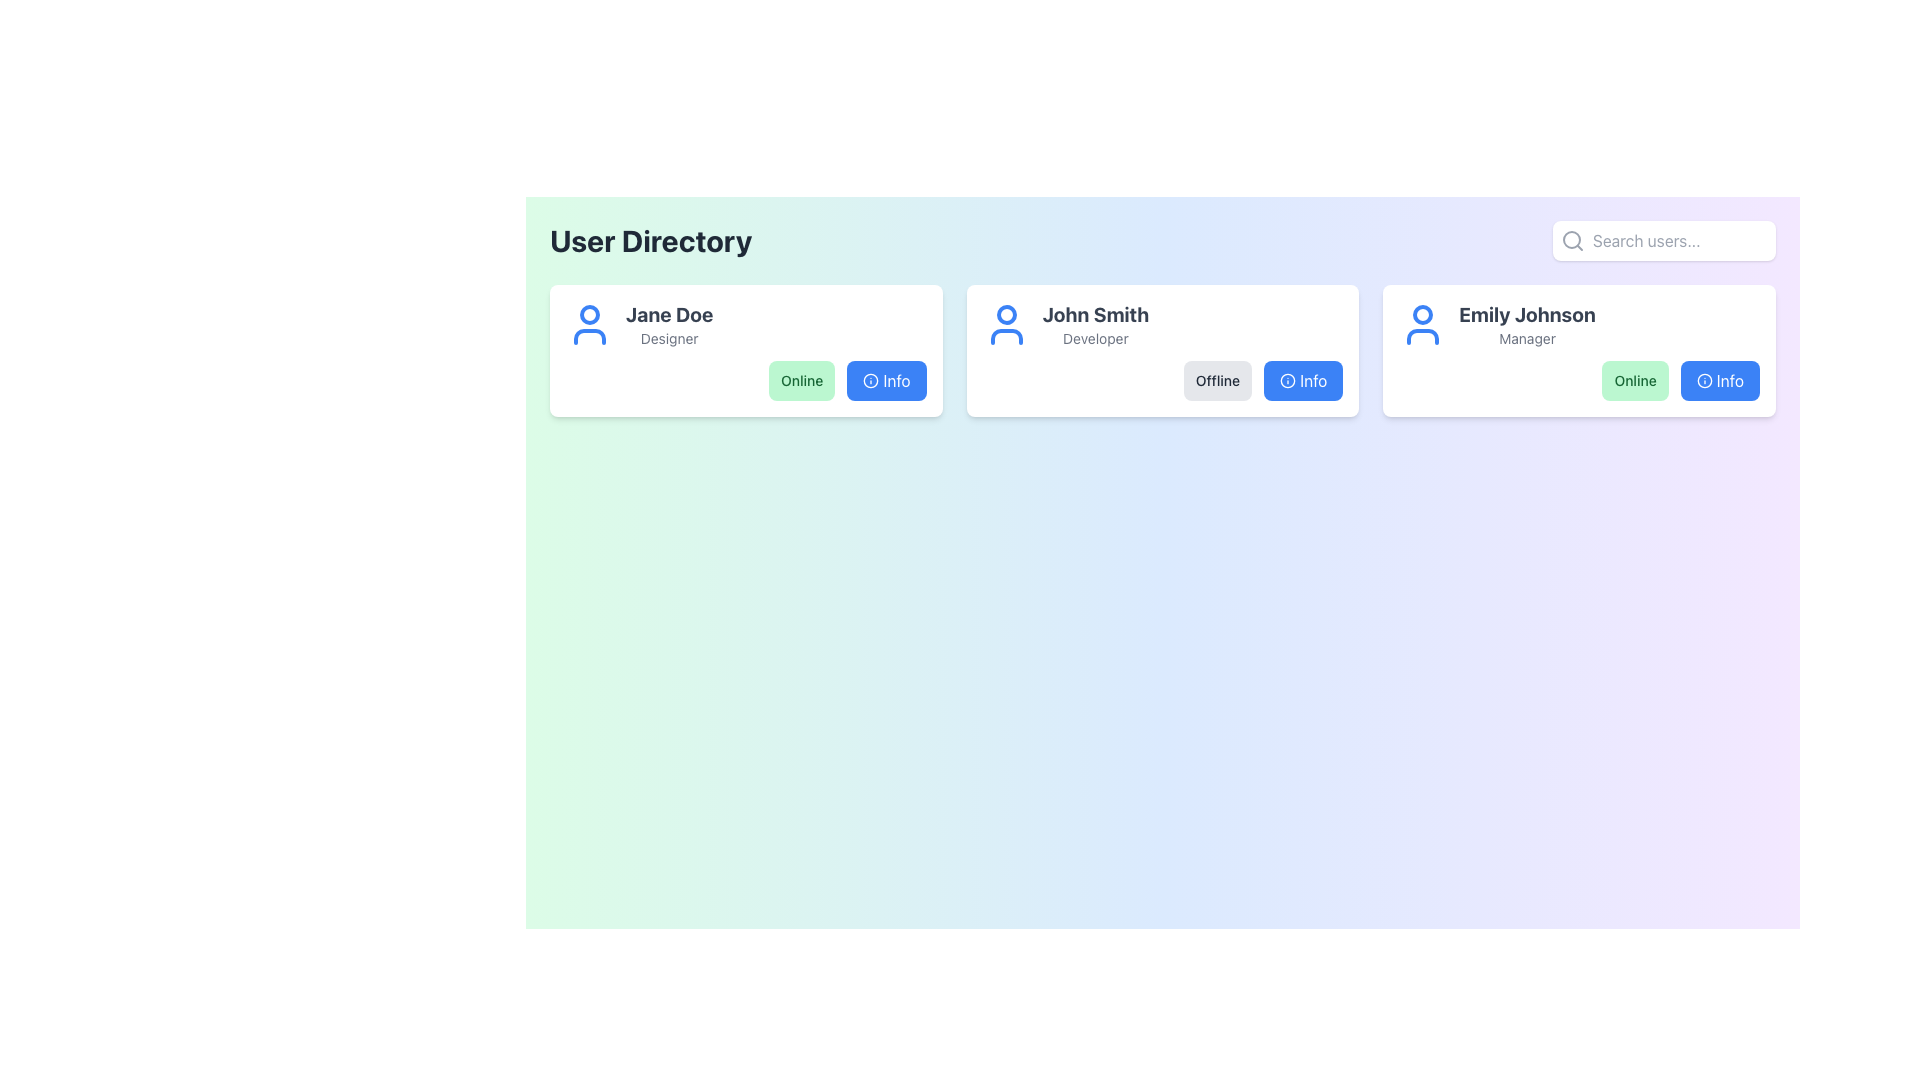 This screenshot has height=1080, width=1920. I want to click on the 'Info' button, which has a blue background and white text, located to the right of the green 'Online' status indicator, so click(1718, 381).